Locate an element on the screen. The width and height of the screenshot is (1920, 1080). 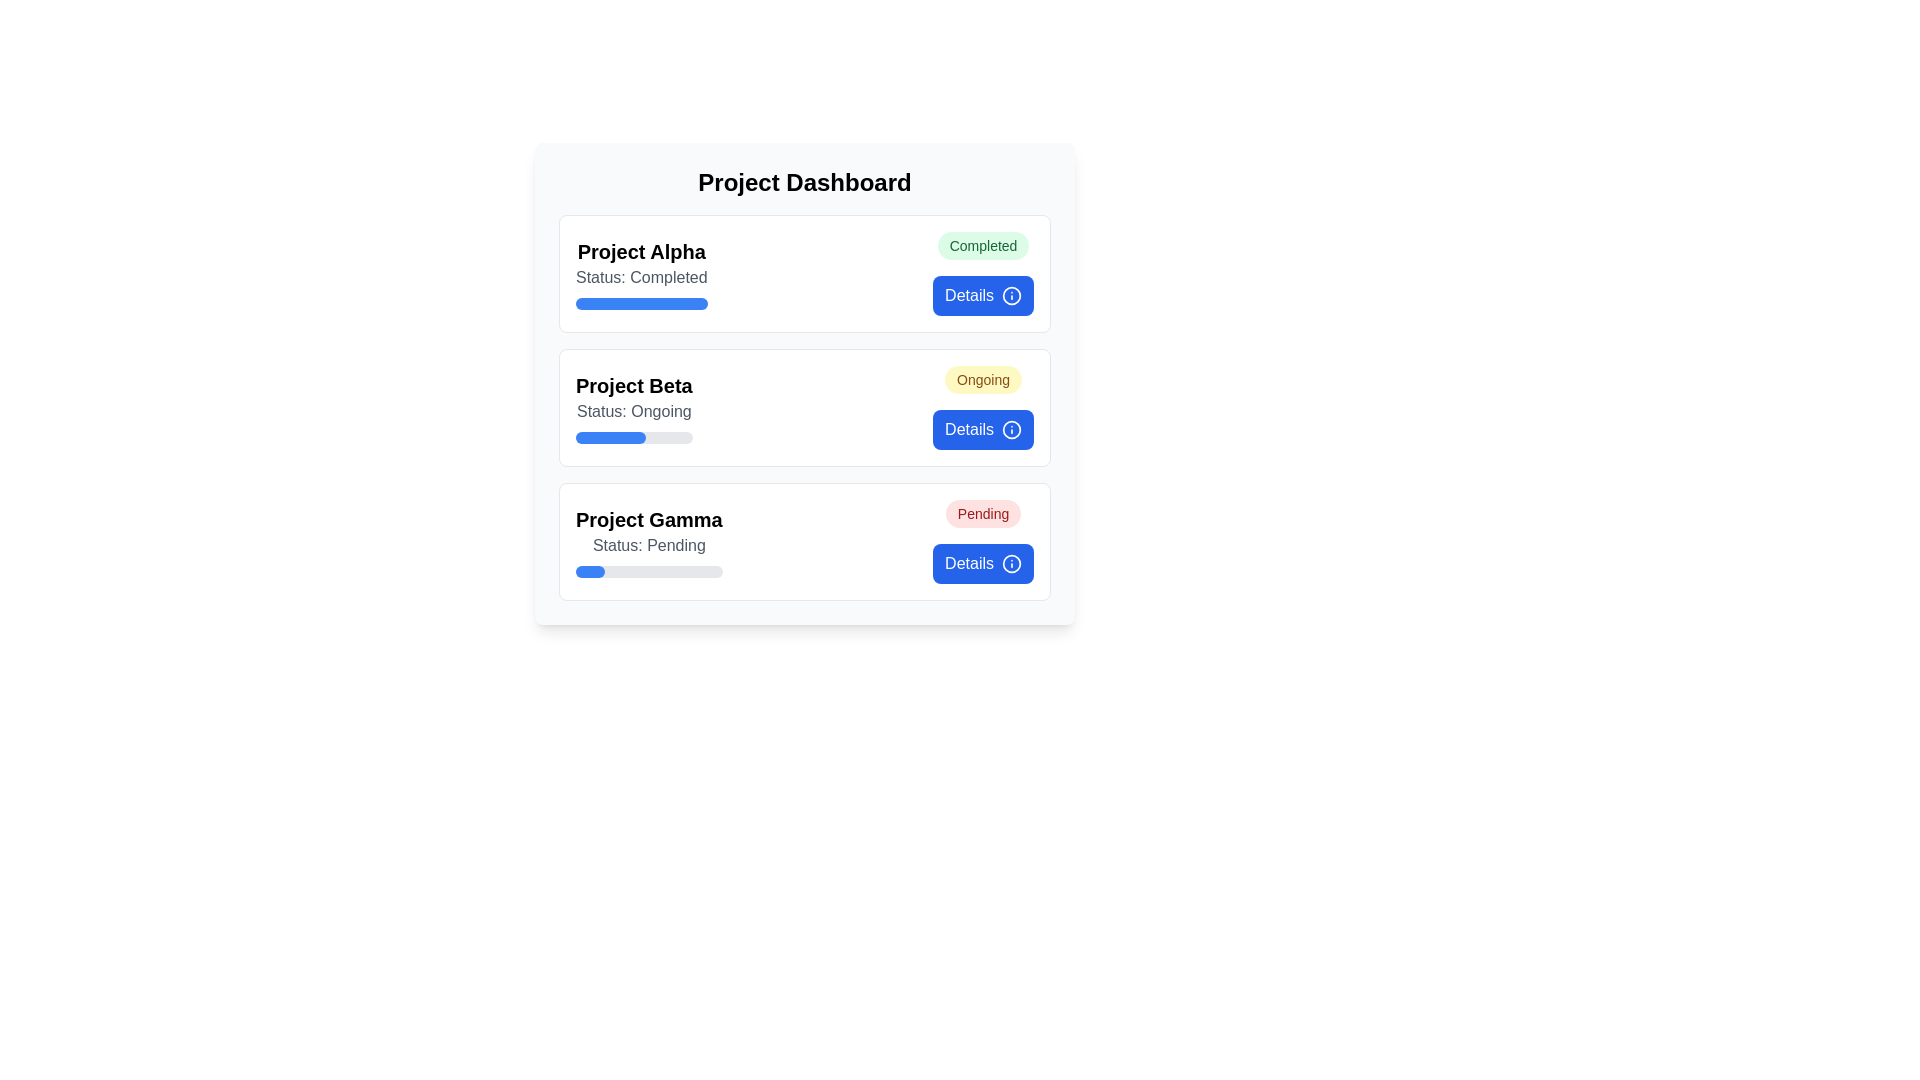
the progress bar representing 'Project Gamma', which is currently at 20% completion and located below the 'Status: Pending' text is located at coordinates (649, 571).